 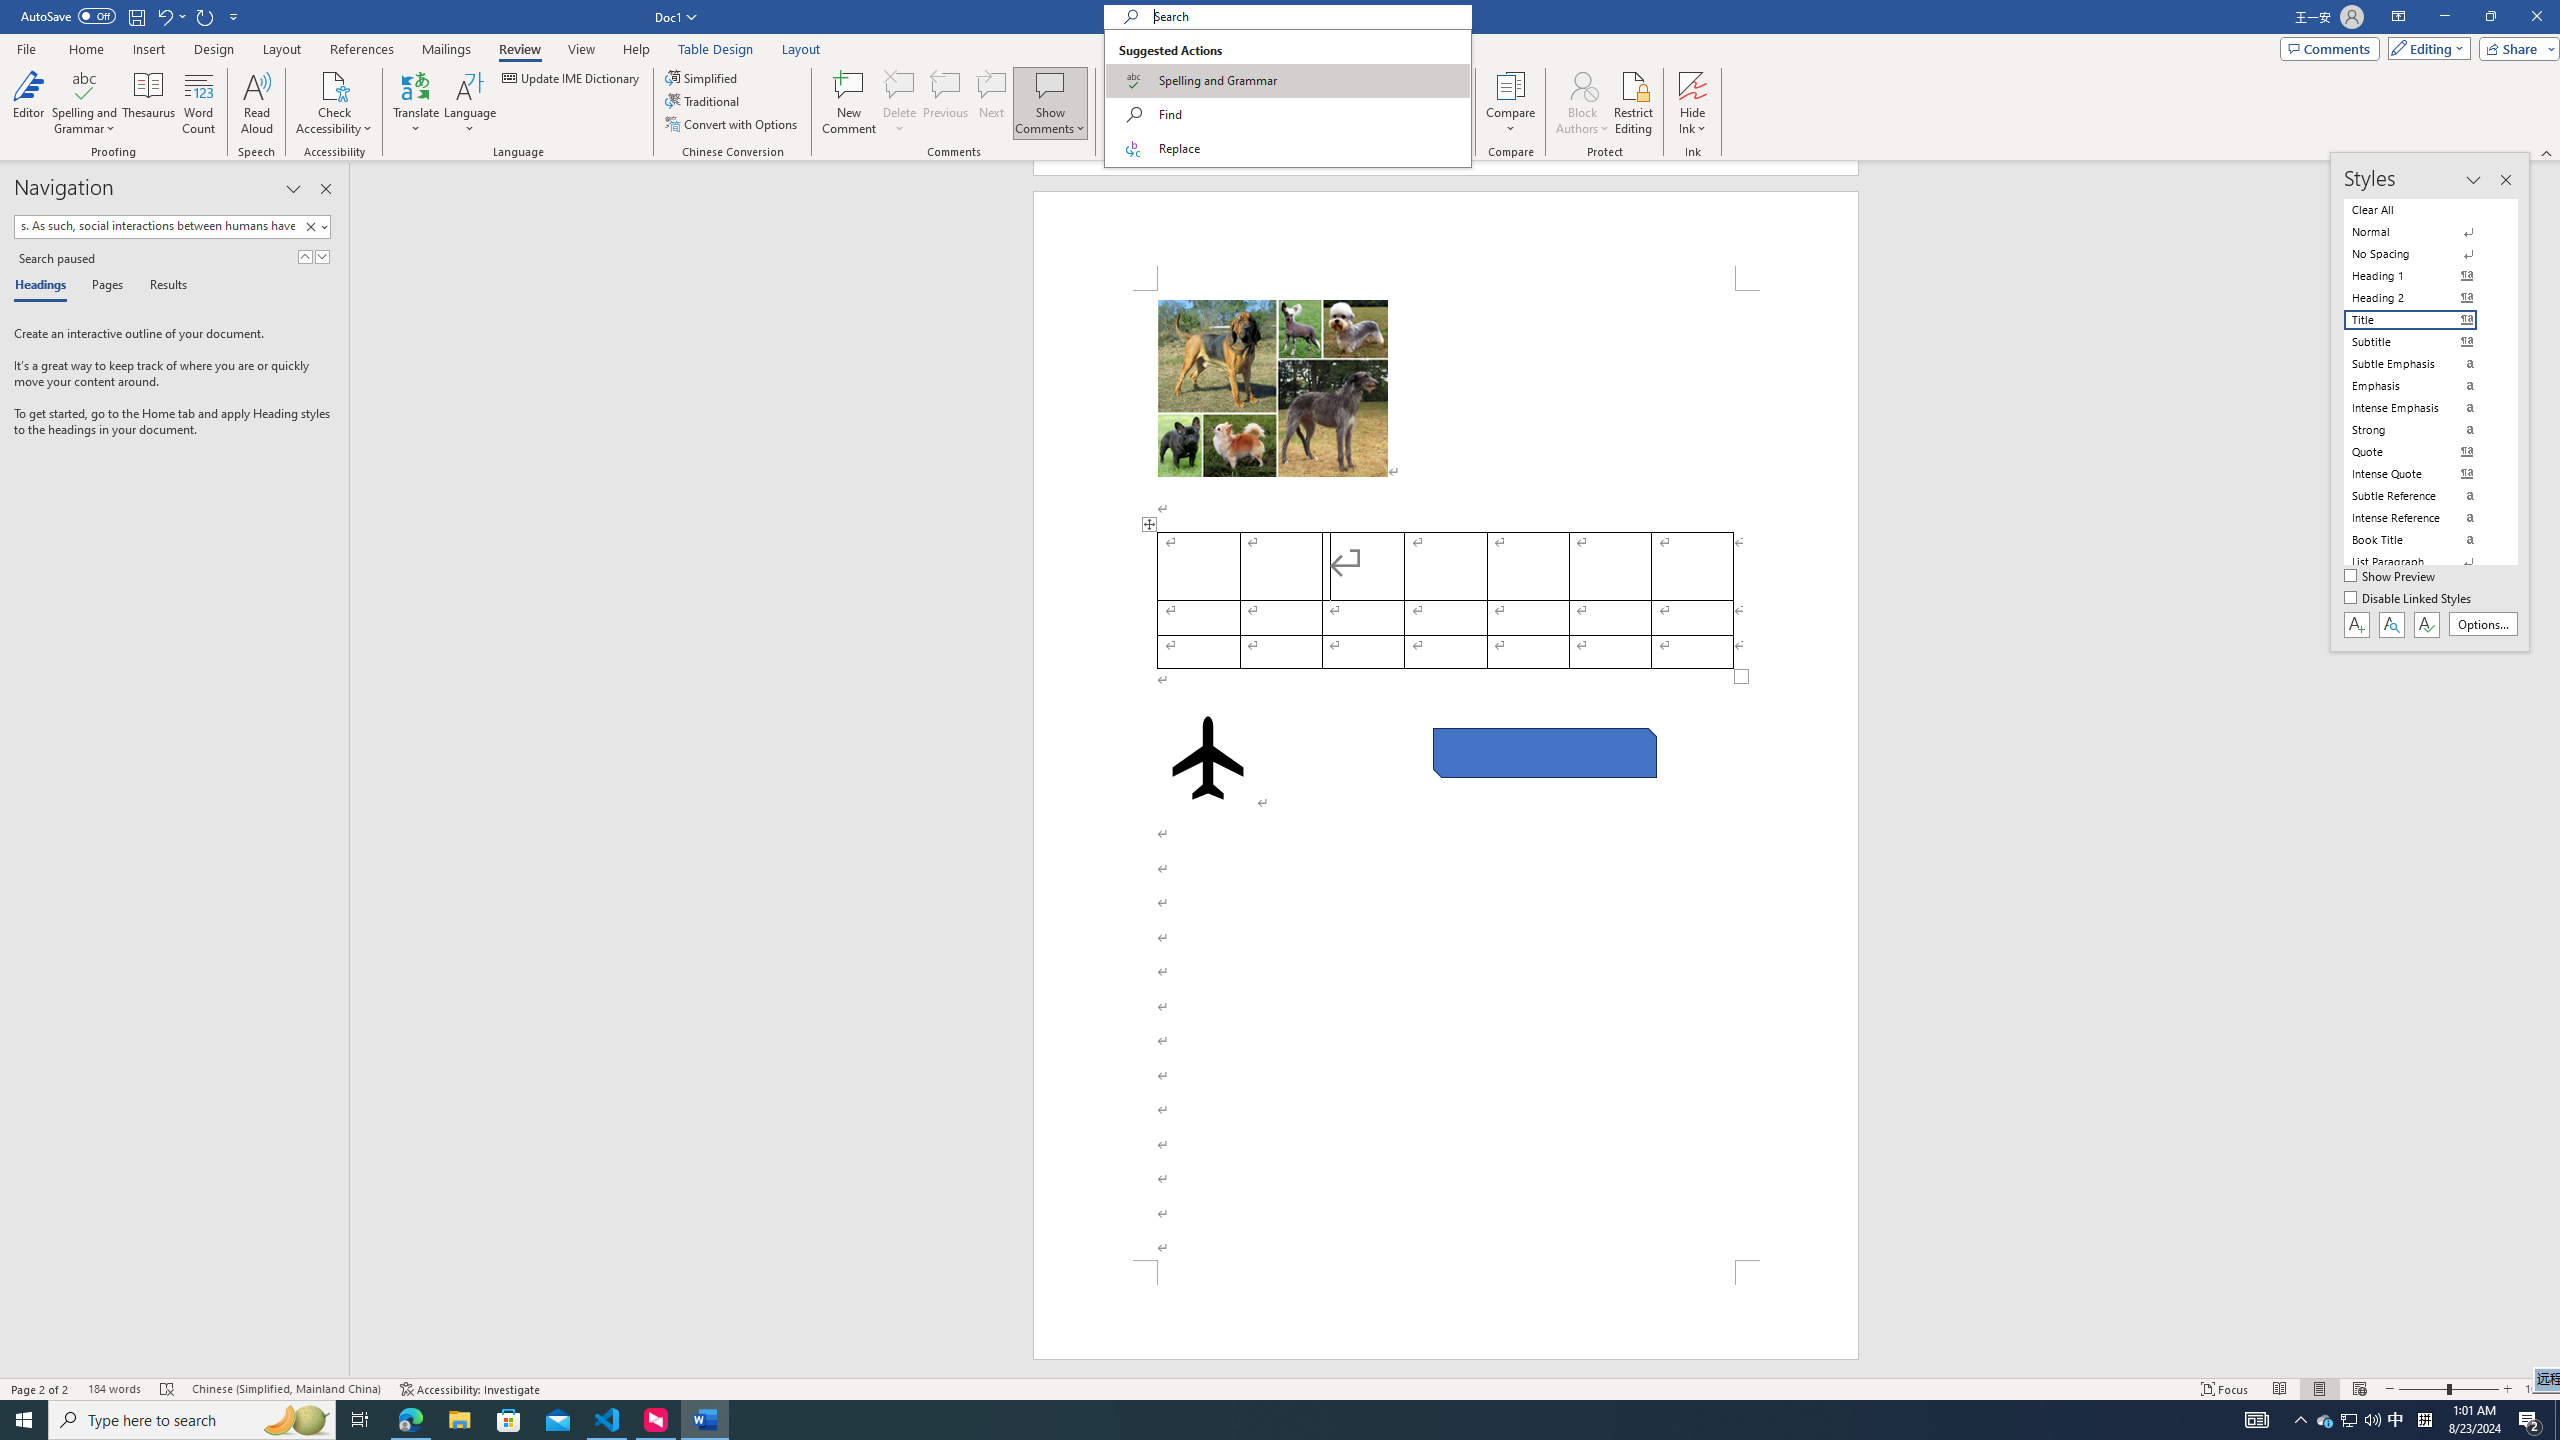 I want to click on 'Options...', so click(x=2483, y=624).